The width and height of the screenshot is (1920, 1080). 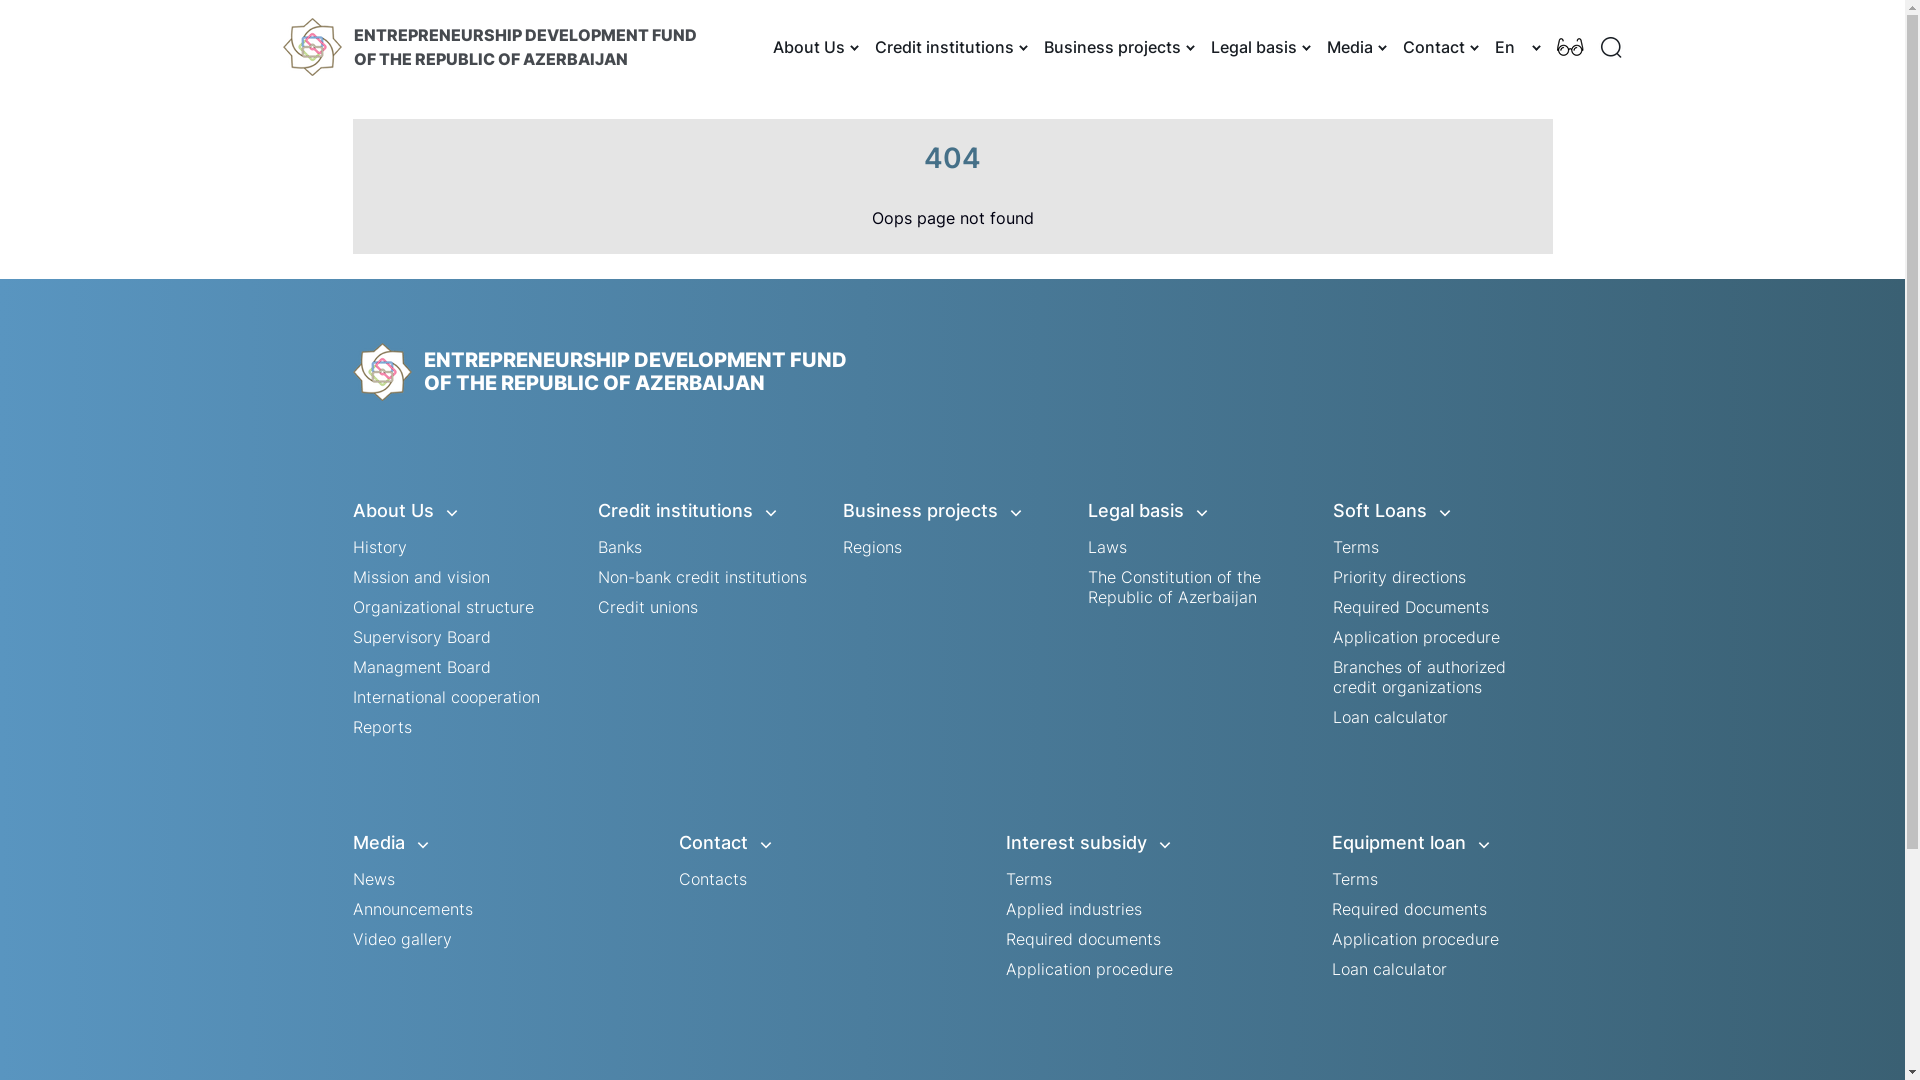 I want to click on 'Soft Loans', so click(x=1441, y=509).